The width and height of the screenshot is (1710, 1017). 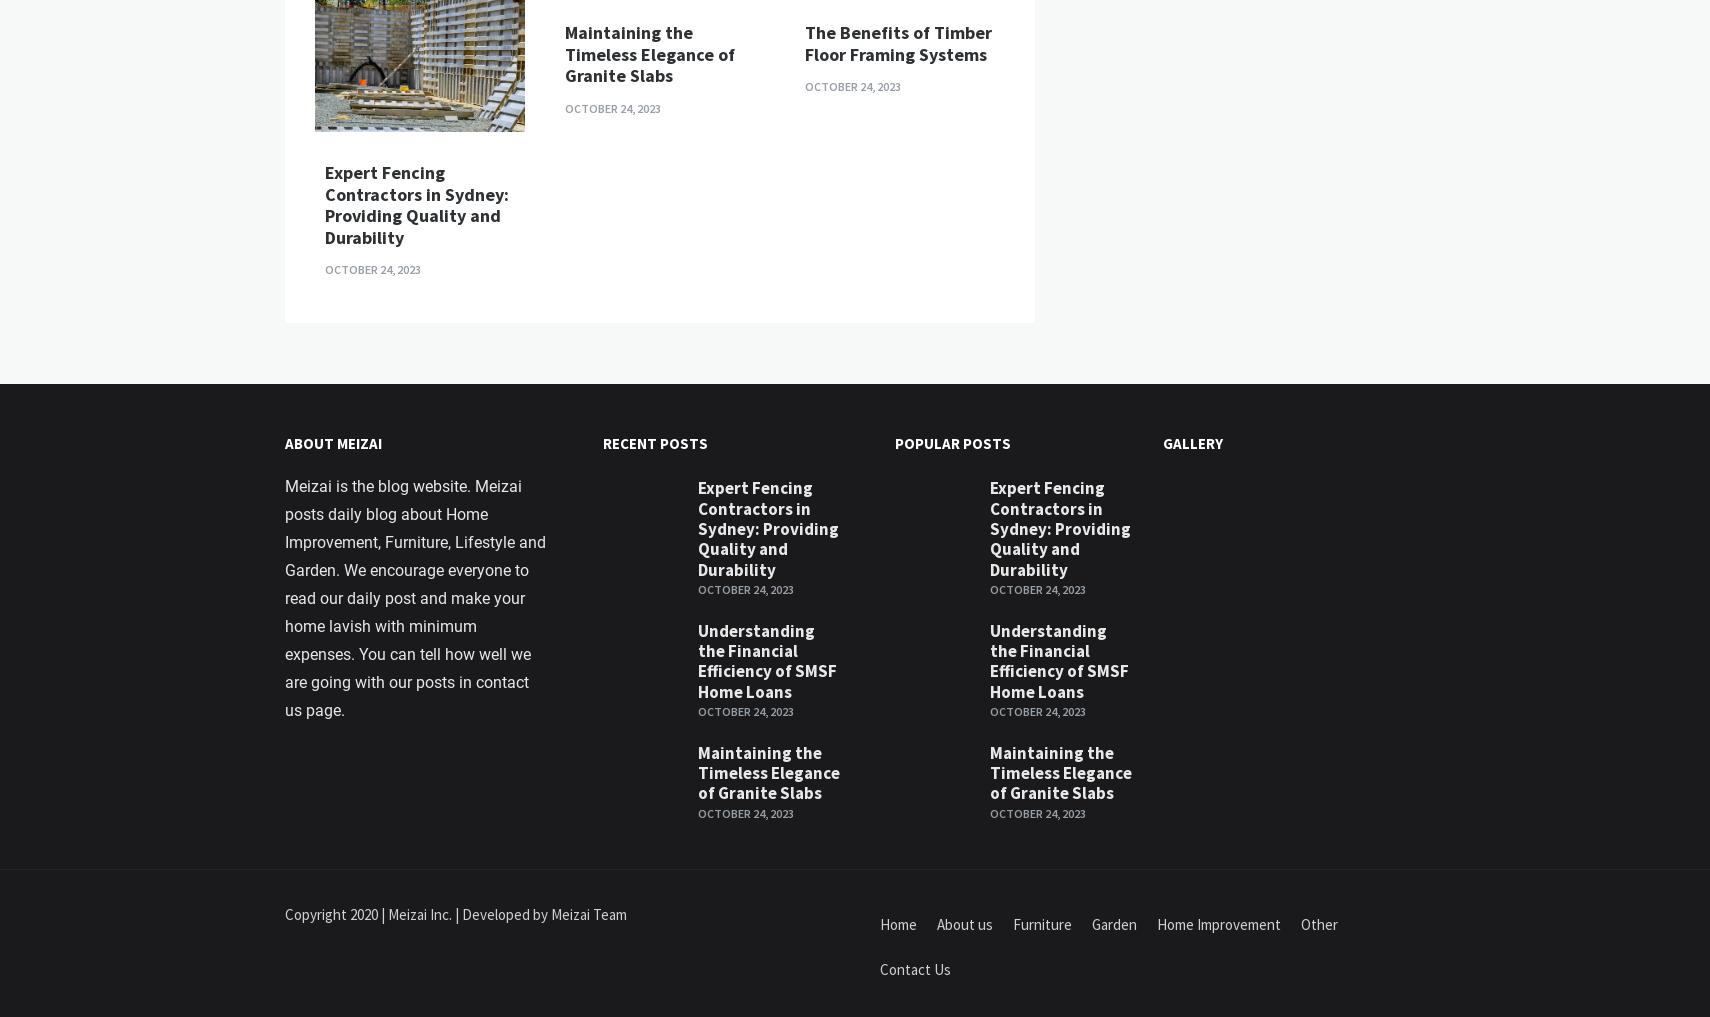 I want to click on 'Hottest Furniture Designs of 2021', so click(x=1115, y=383).